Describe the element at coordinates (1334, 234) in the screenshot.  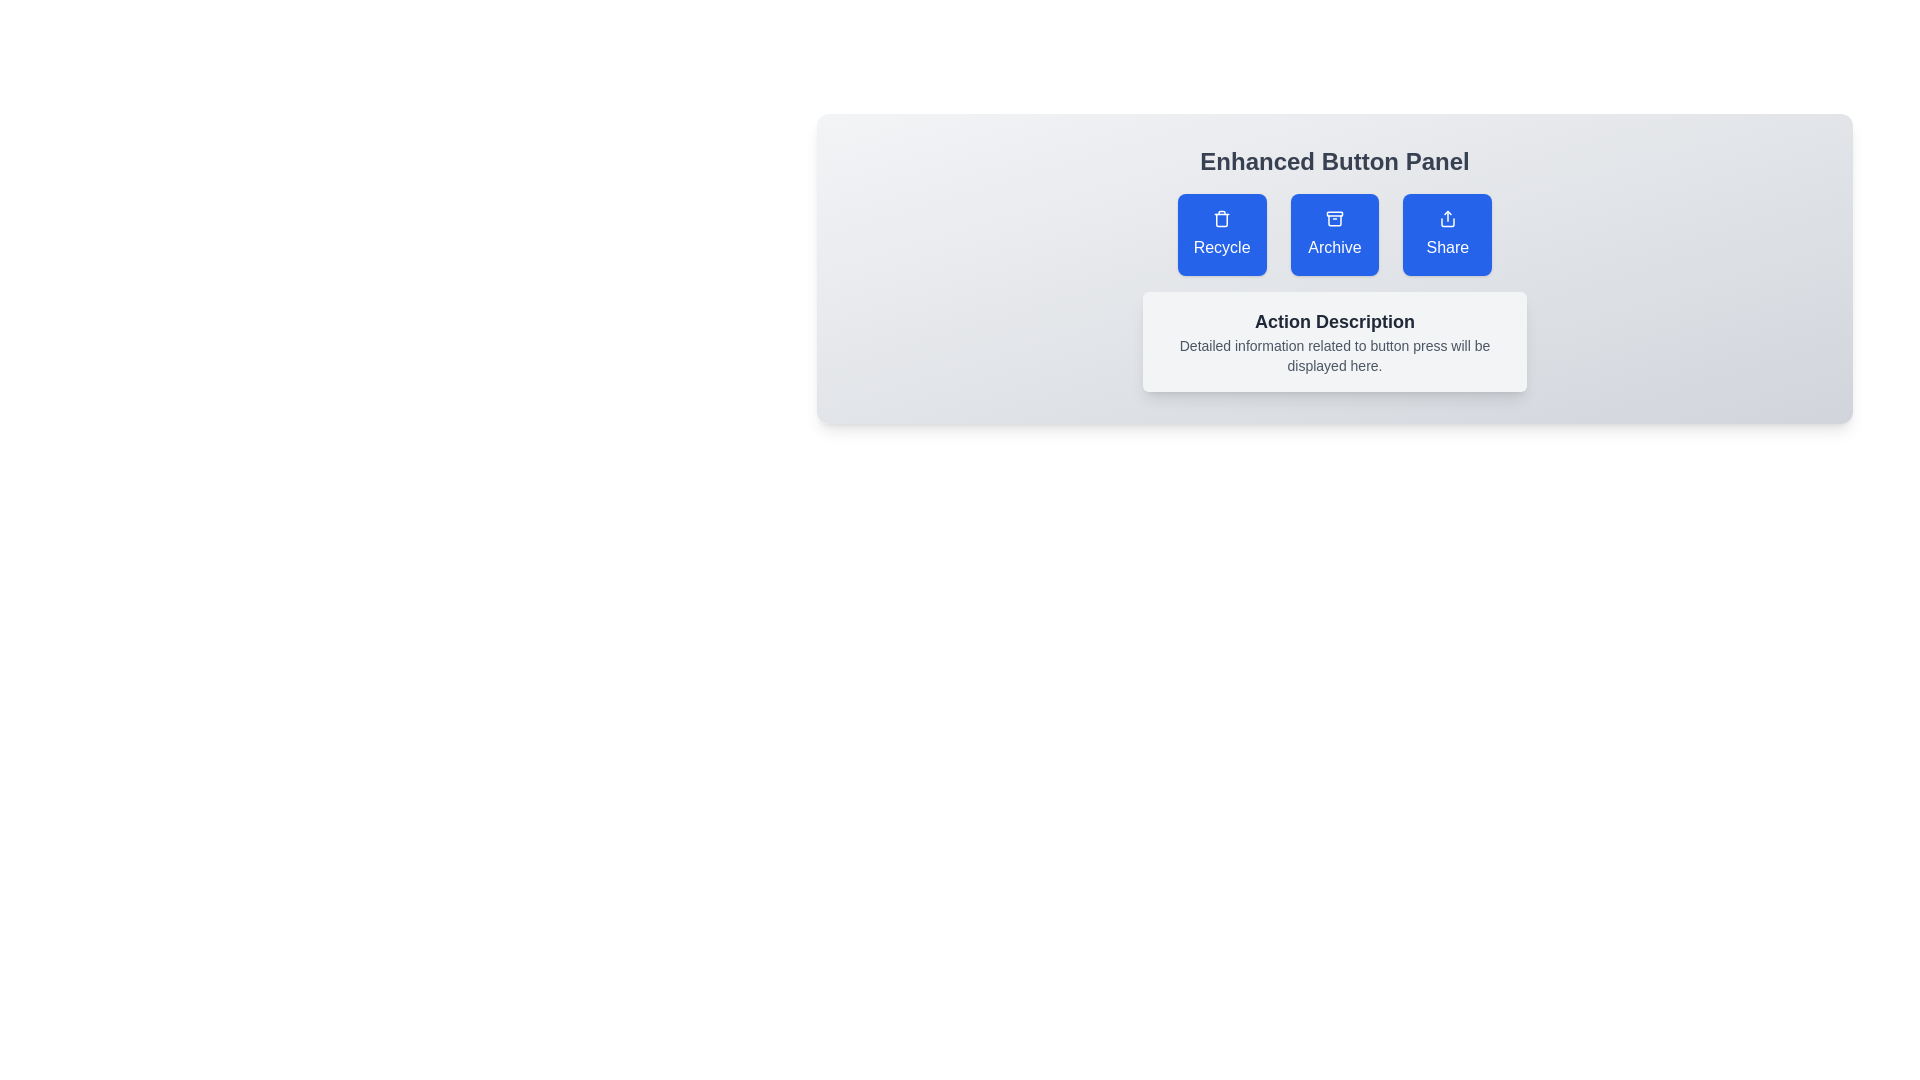
I see `the 'Archive' button located in the middle of the three-button grid under the 'Enhanced Button Panel'` at that location.